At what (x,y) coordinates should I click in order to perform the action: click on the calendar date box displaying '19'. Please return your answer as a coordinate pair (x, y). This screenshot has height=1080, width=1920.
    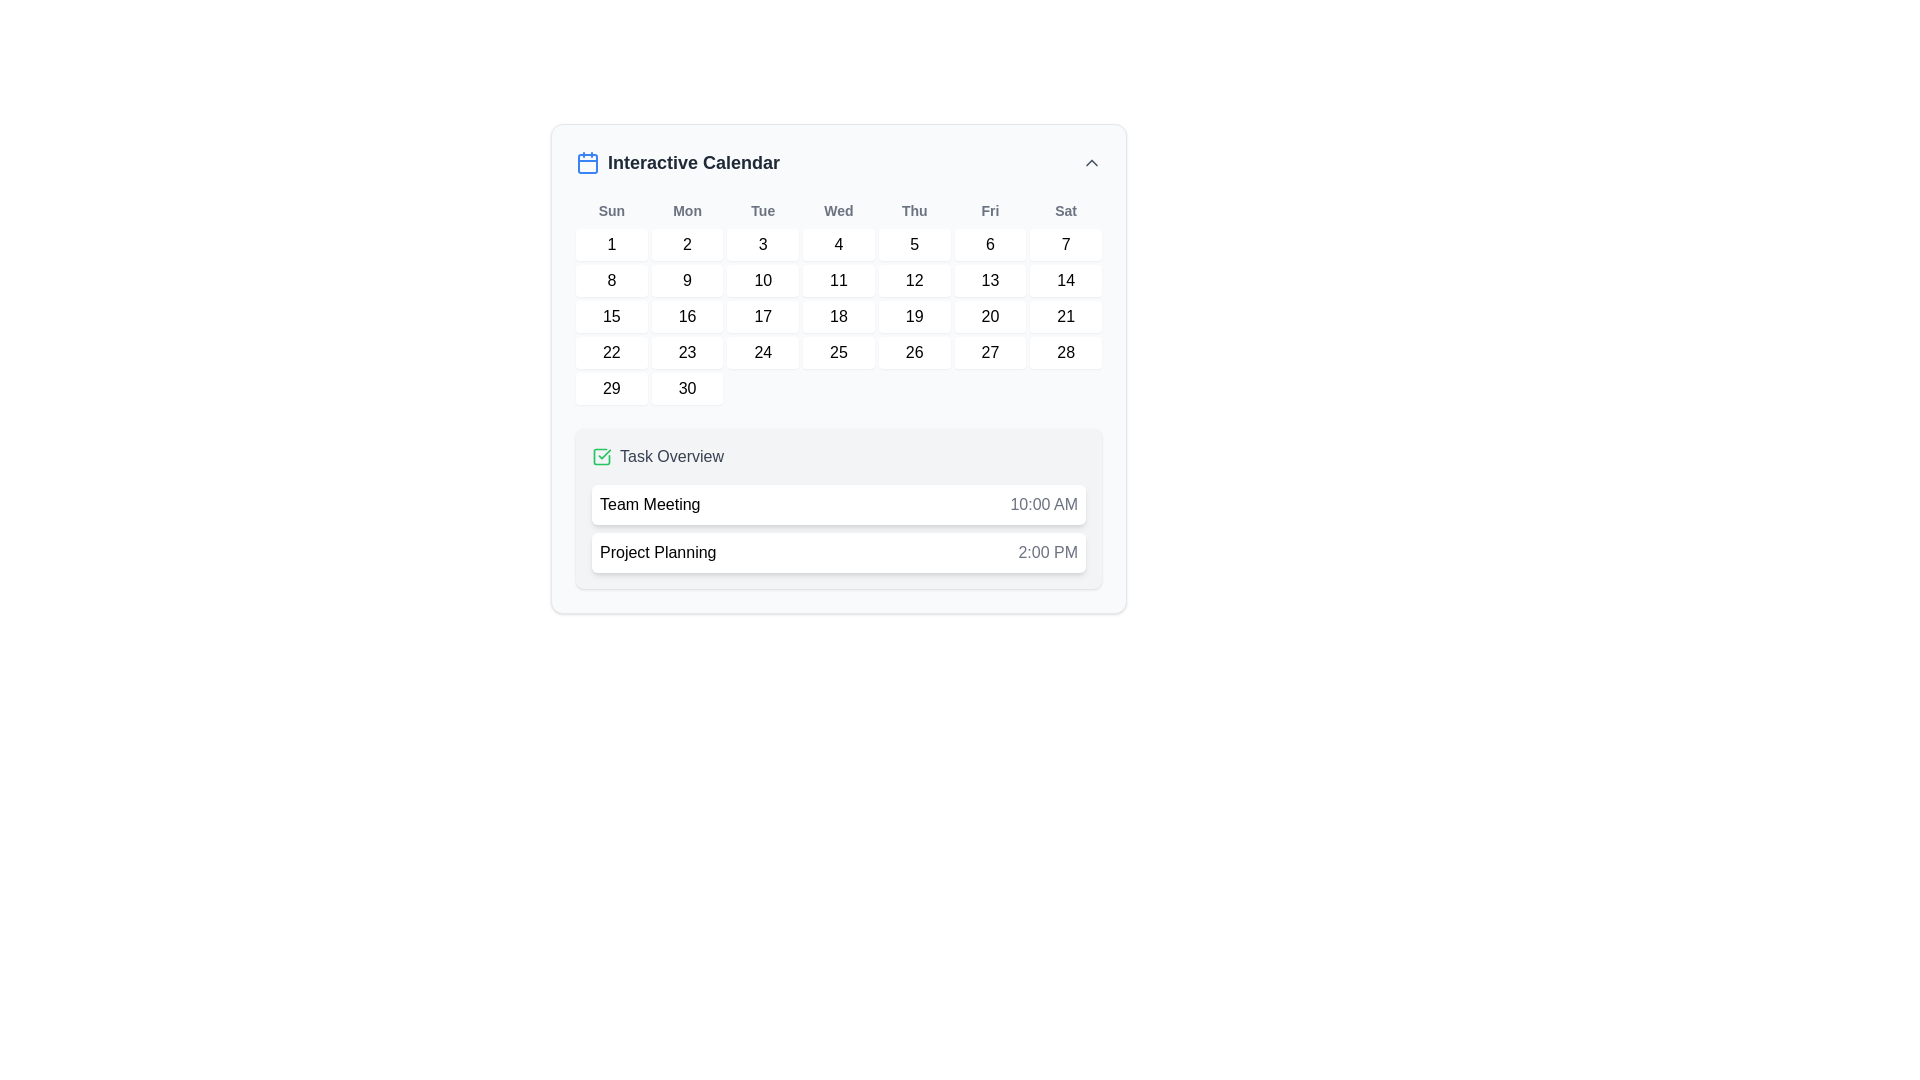
    Looking at the image, I should click on (913, 315).